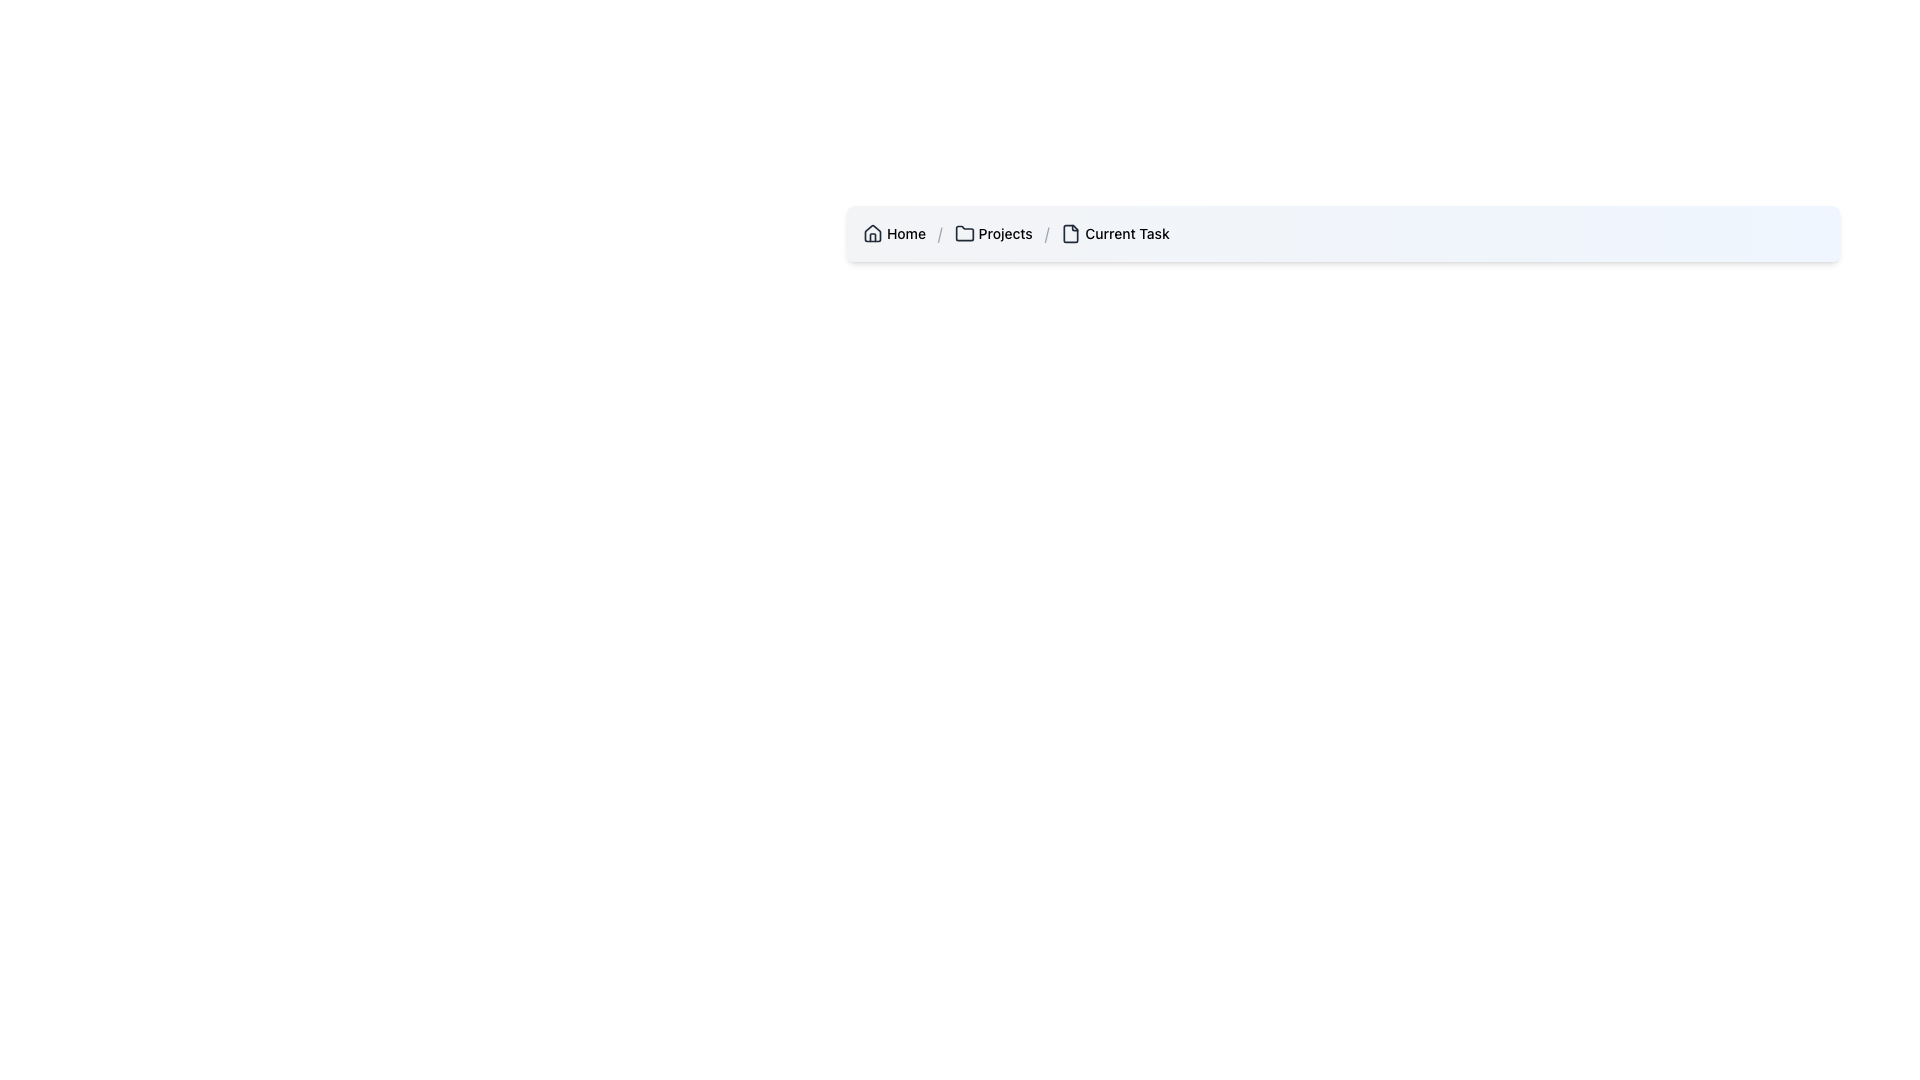  What do you see at coordinates (873, 233) in the screenshot?
I see `the homepage icon located at the top-left corner of the breadcrumb navigation bar, preceding the text label 'Home'` at bounding box center [873, 233].